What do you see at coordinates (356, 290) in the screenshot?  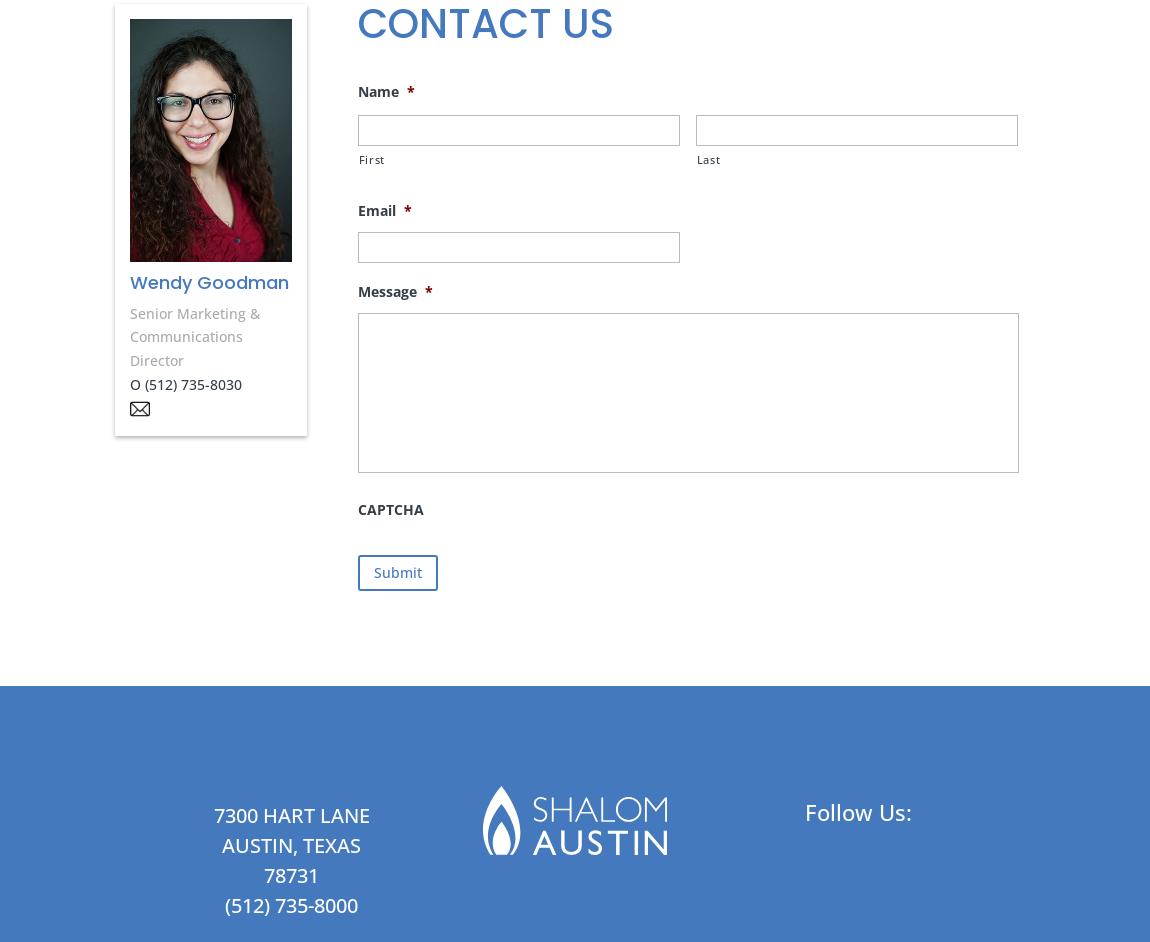 I see `'Message'` at bounding box center [356, 290].